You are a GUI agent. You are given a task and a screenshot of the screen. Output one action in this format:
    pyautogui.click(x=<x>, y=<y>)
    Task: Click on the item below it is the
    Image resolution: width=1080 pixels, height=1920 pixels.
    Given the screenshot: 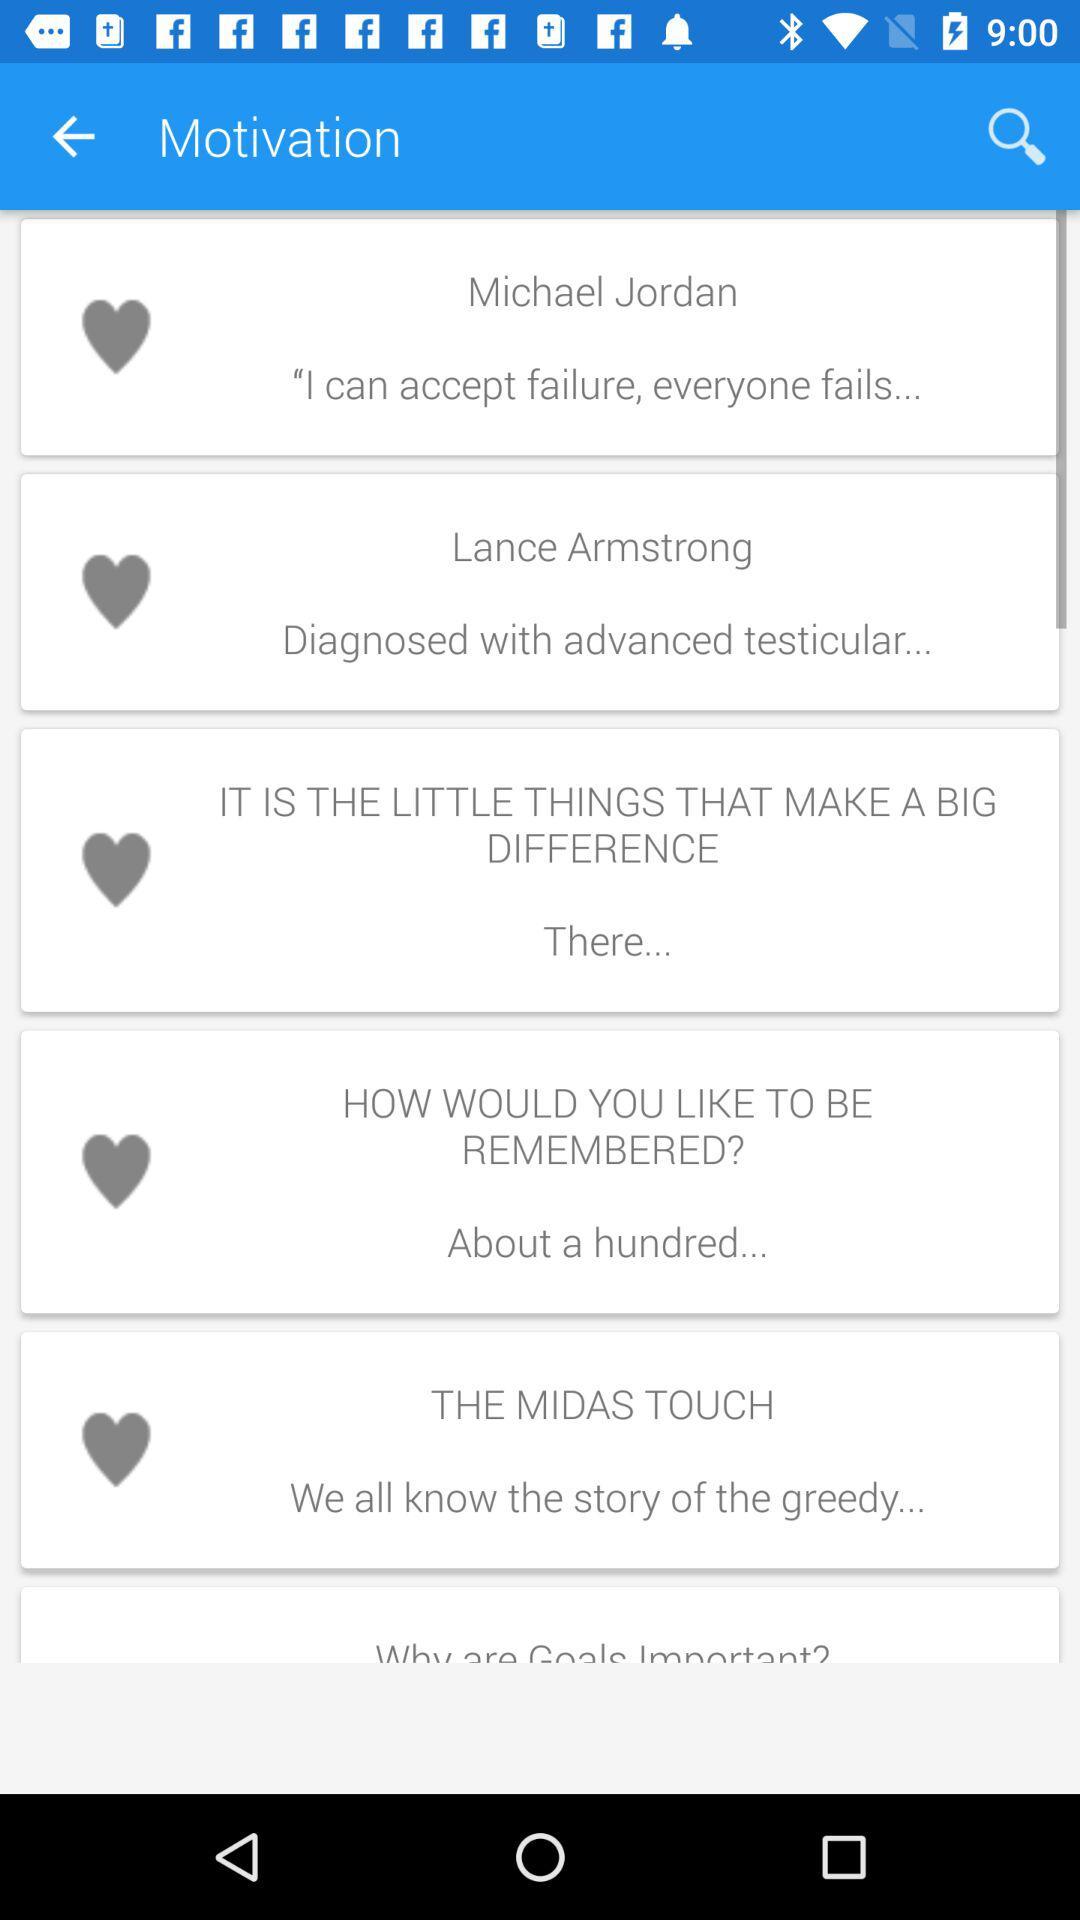 What is the action you would take?
    pyautogui.click(x=606, y=1171)
    